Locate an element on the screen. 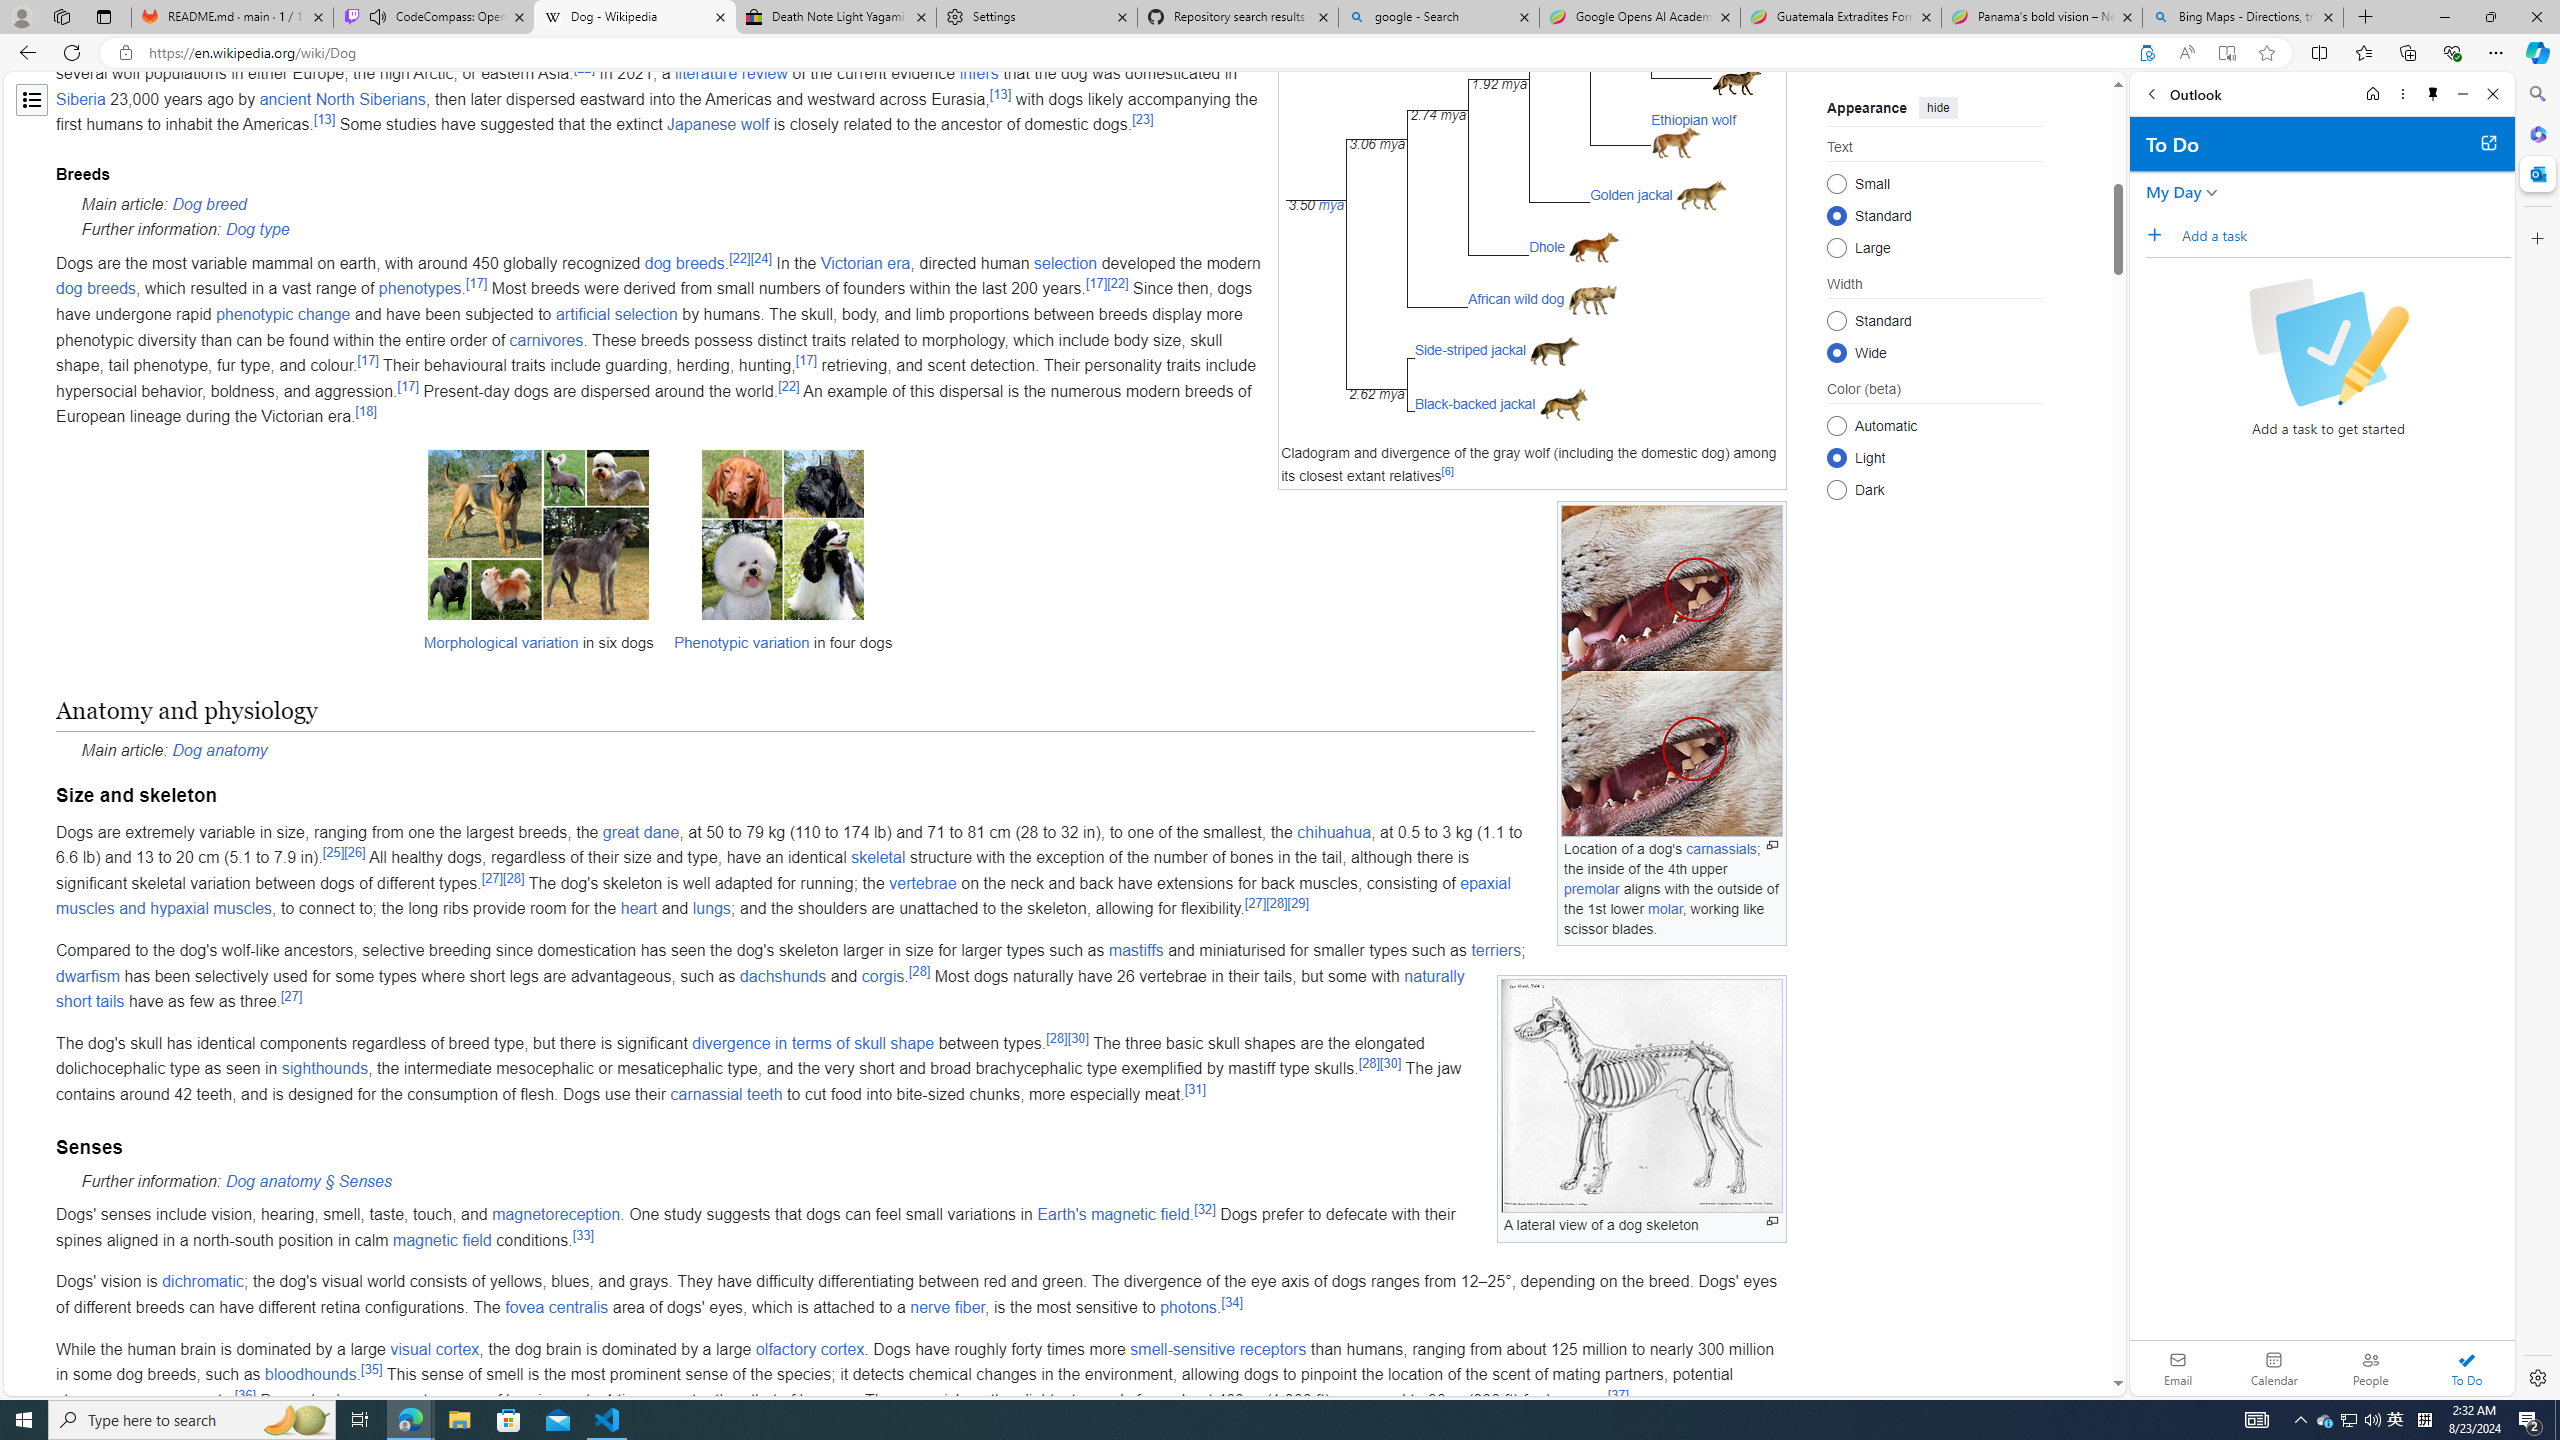  '[17]' is located at coordinates (407, 384).